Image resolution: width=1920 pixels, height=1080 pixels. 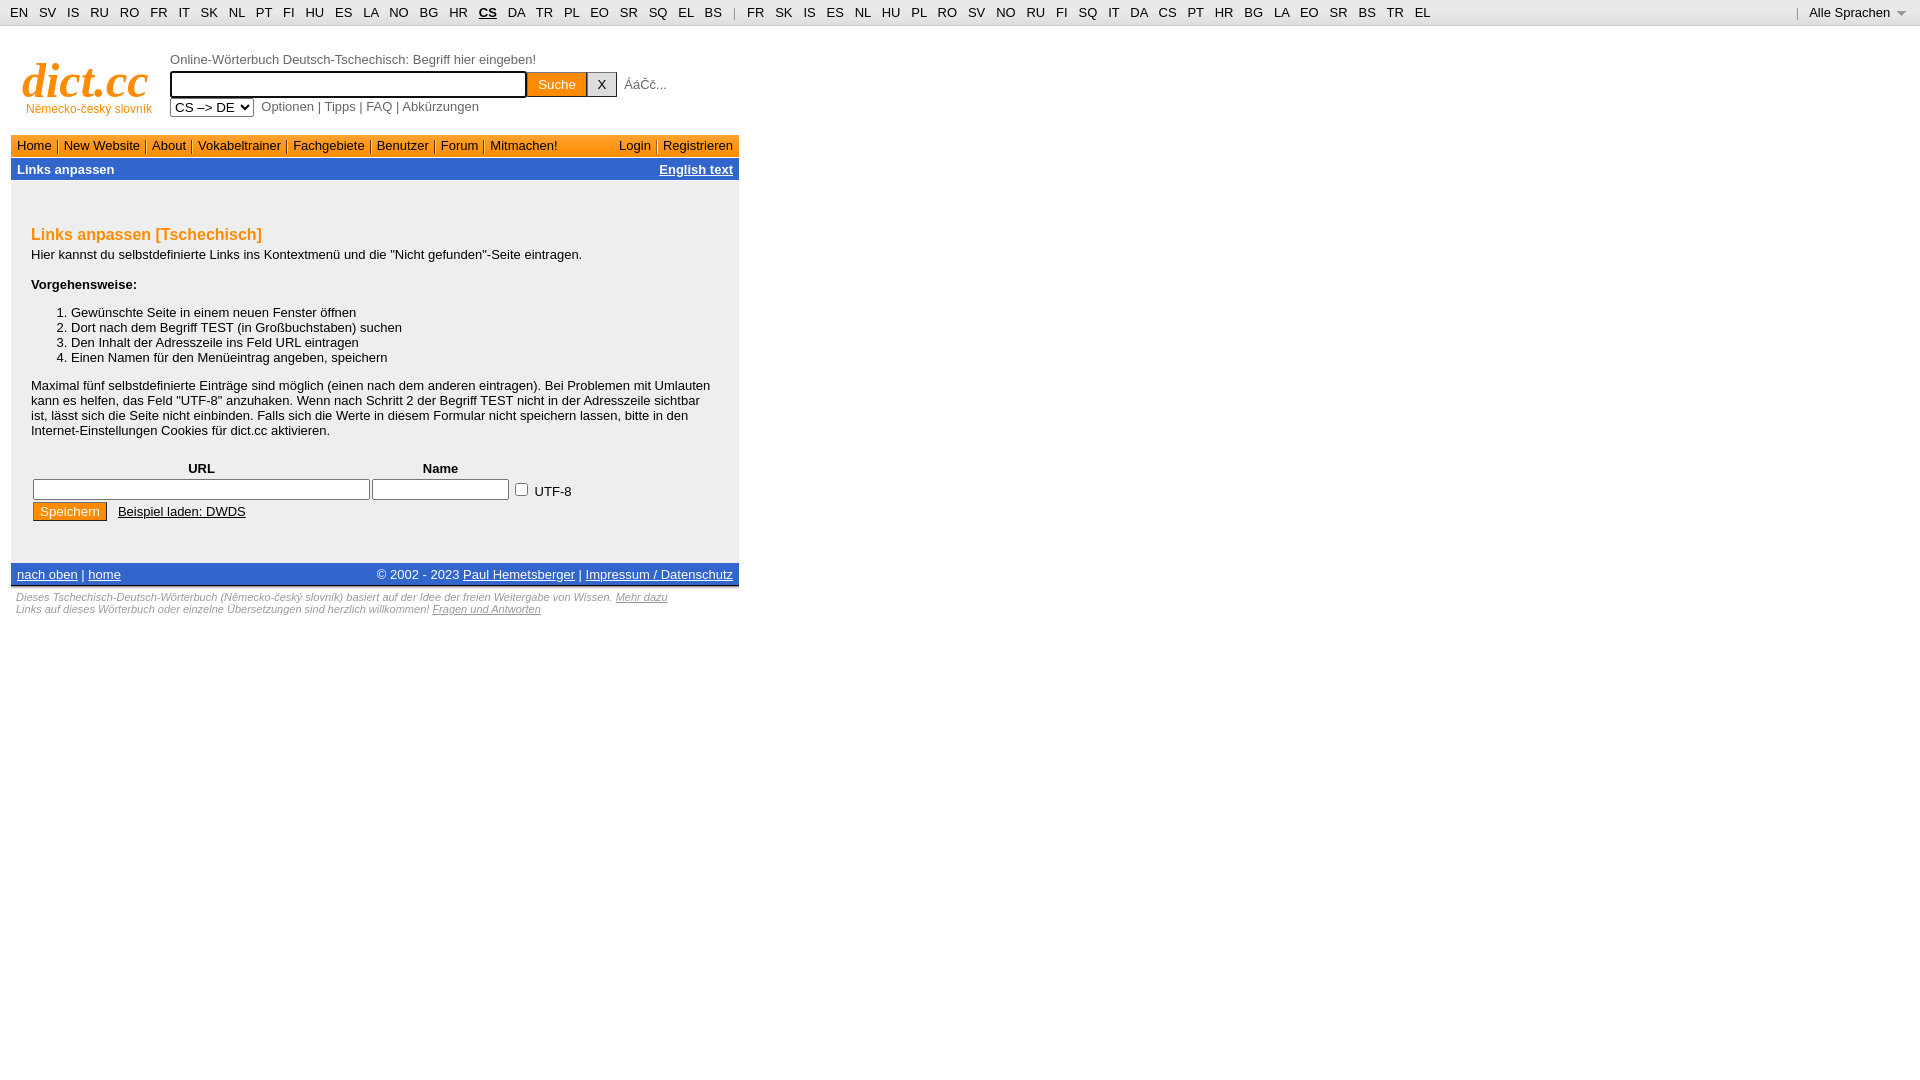 What do you see at coordinates (685, 12) in the screenshot?
I see `'EL'` at bounding box center [685, 12].